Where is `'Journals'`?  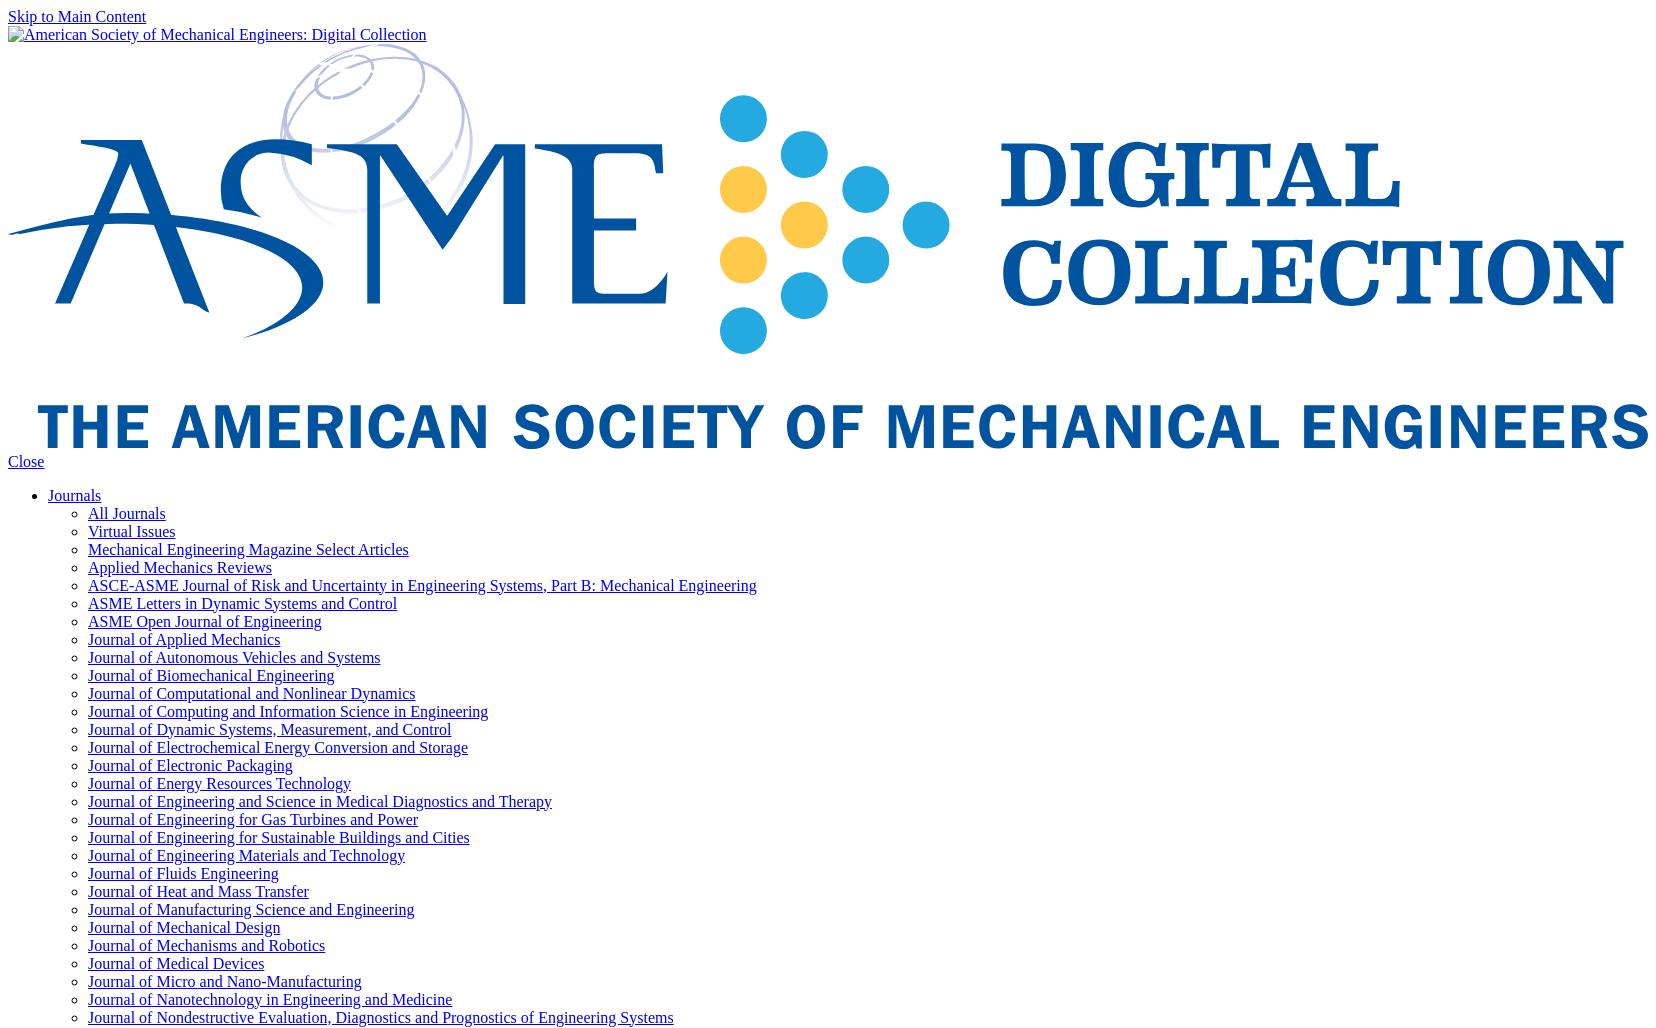
'Journals' is located at coordinates (73, 493).